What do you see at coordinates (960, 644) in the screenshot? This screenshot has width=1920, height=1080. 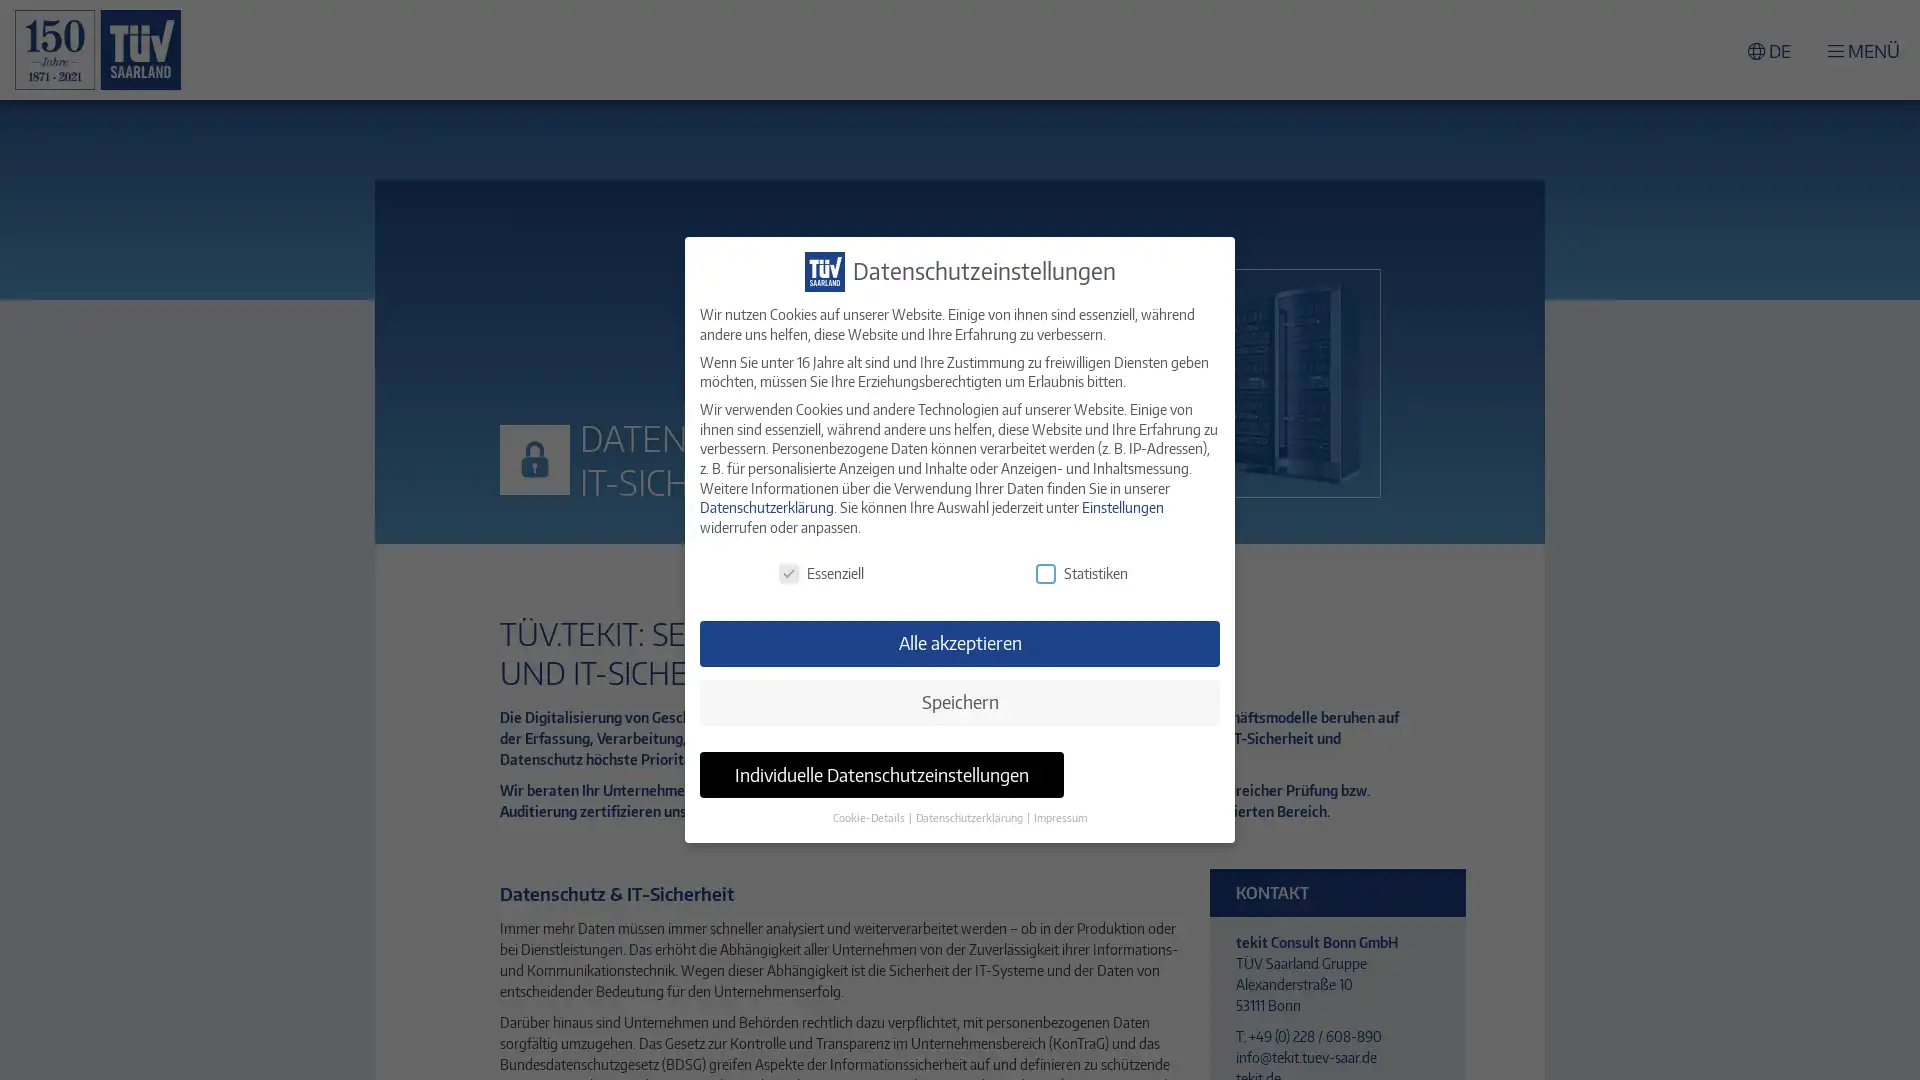 I see `Alle akzeptieren` at bounding box center [960, 644].